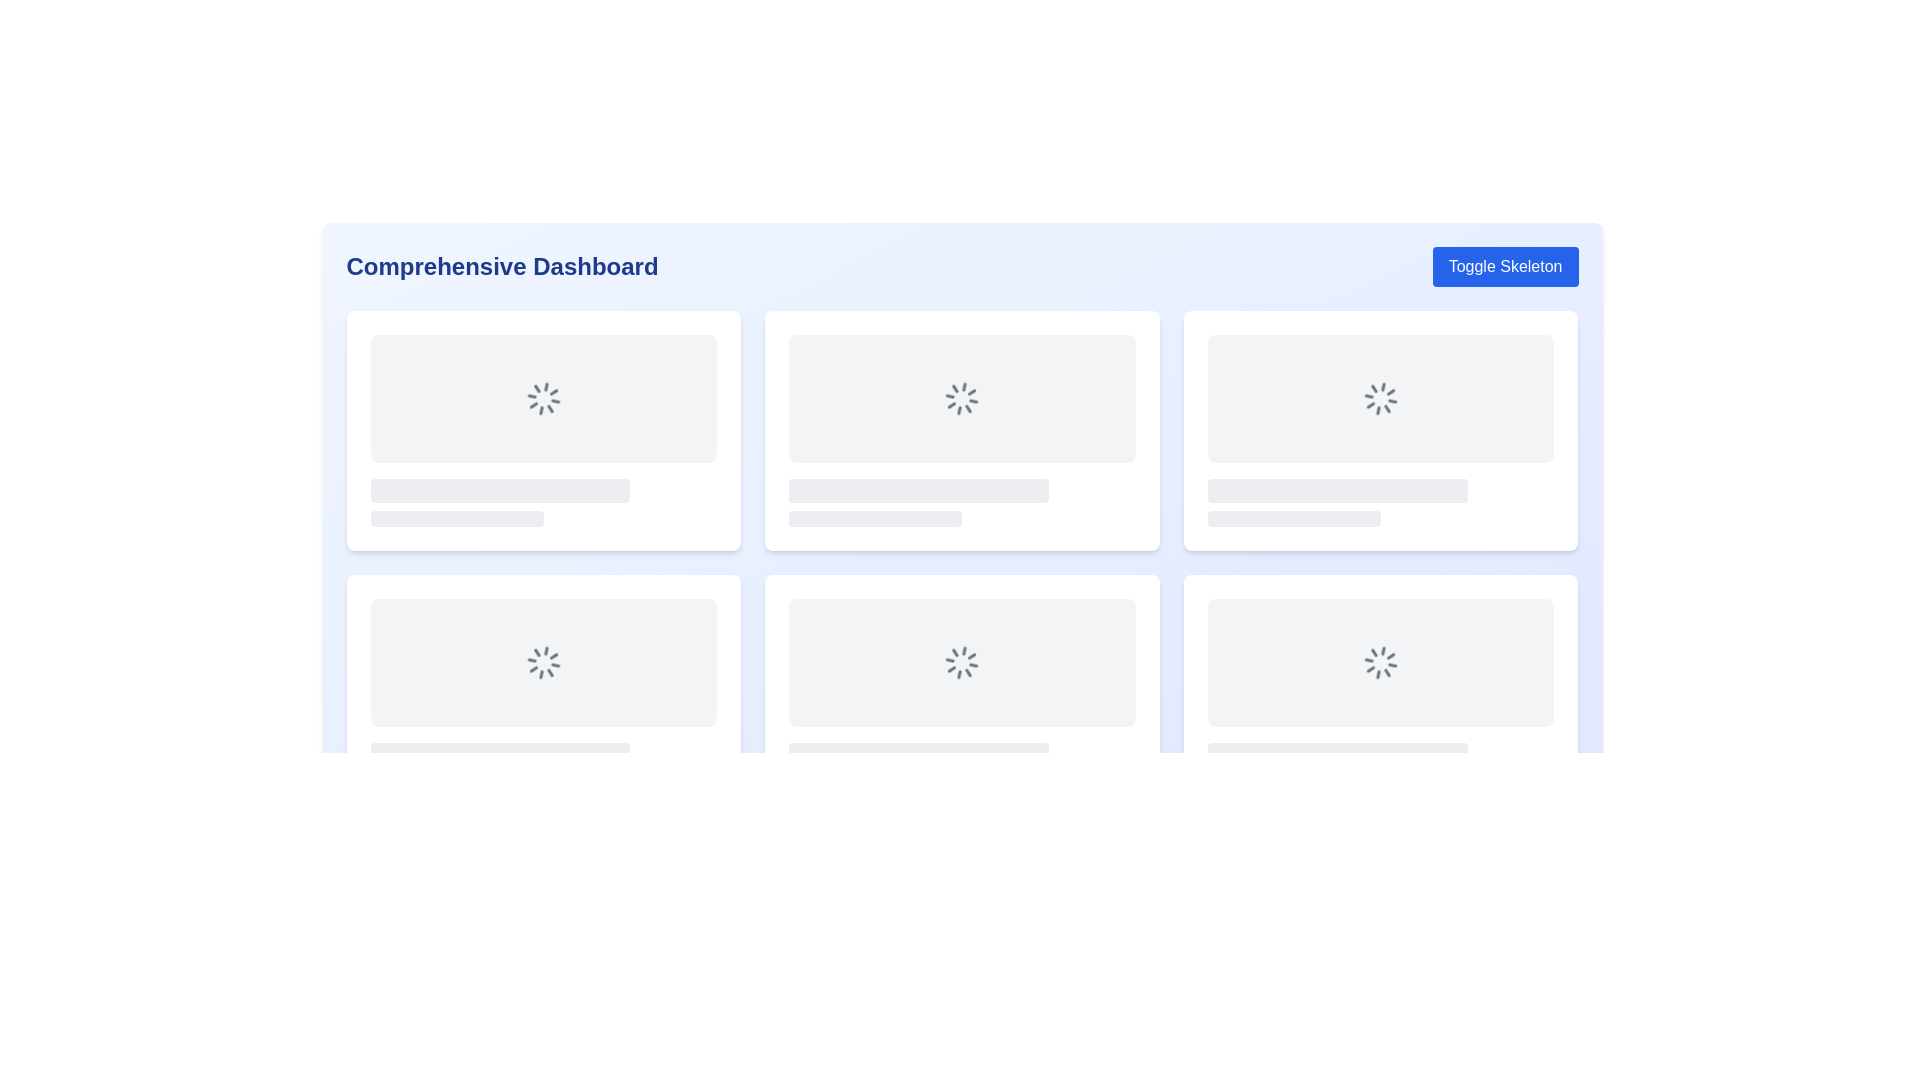 The width and height of the screenshot is (1920, 1080). I want to click on the Loading placeholder, which is a short rectangular element with a light gray background and rounded corners, positioned below a taller placeholder and exhibiting a pulse animation effect, so click(455, 518).